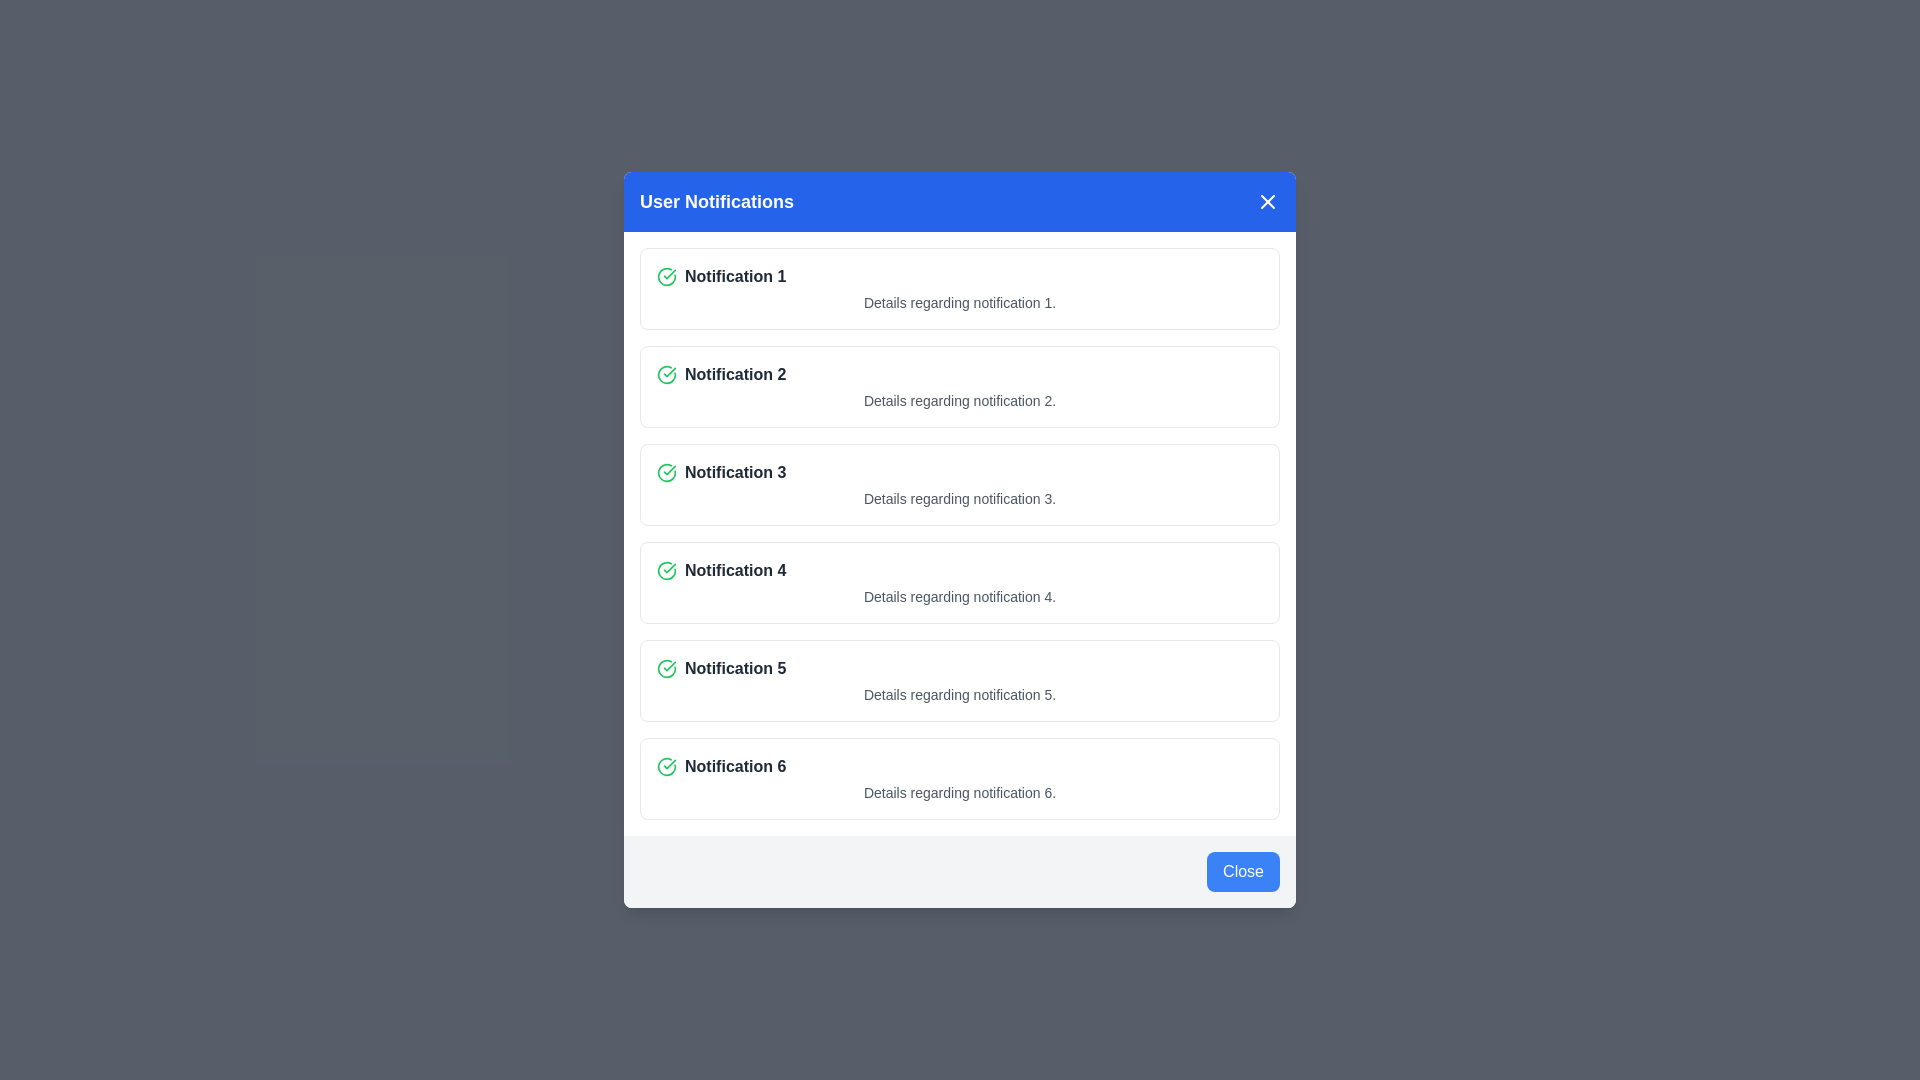 The height and width of the screenshot is (1080, 1920). What do you see at coordinates (1242, 870) in the screenshot?
I see `the close button located at the bottom-right corner of the dialog` at bounding box center [1242, 870].